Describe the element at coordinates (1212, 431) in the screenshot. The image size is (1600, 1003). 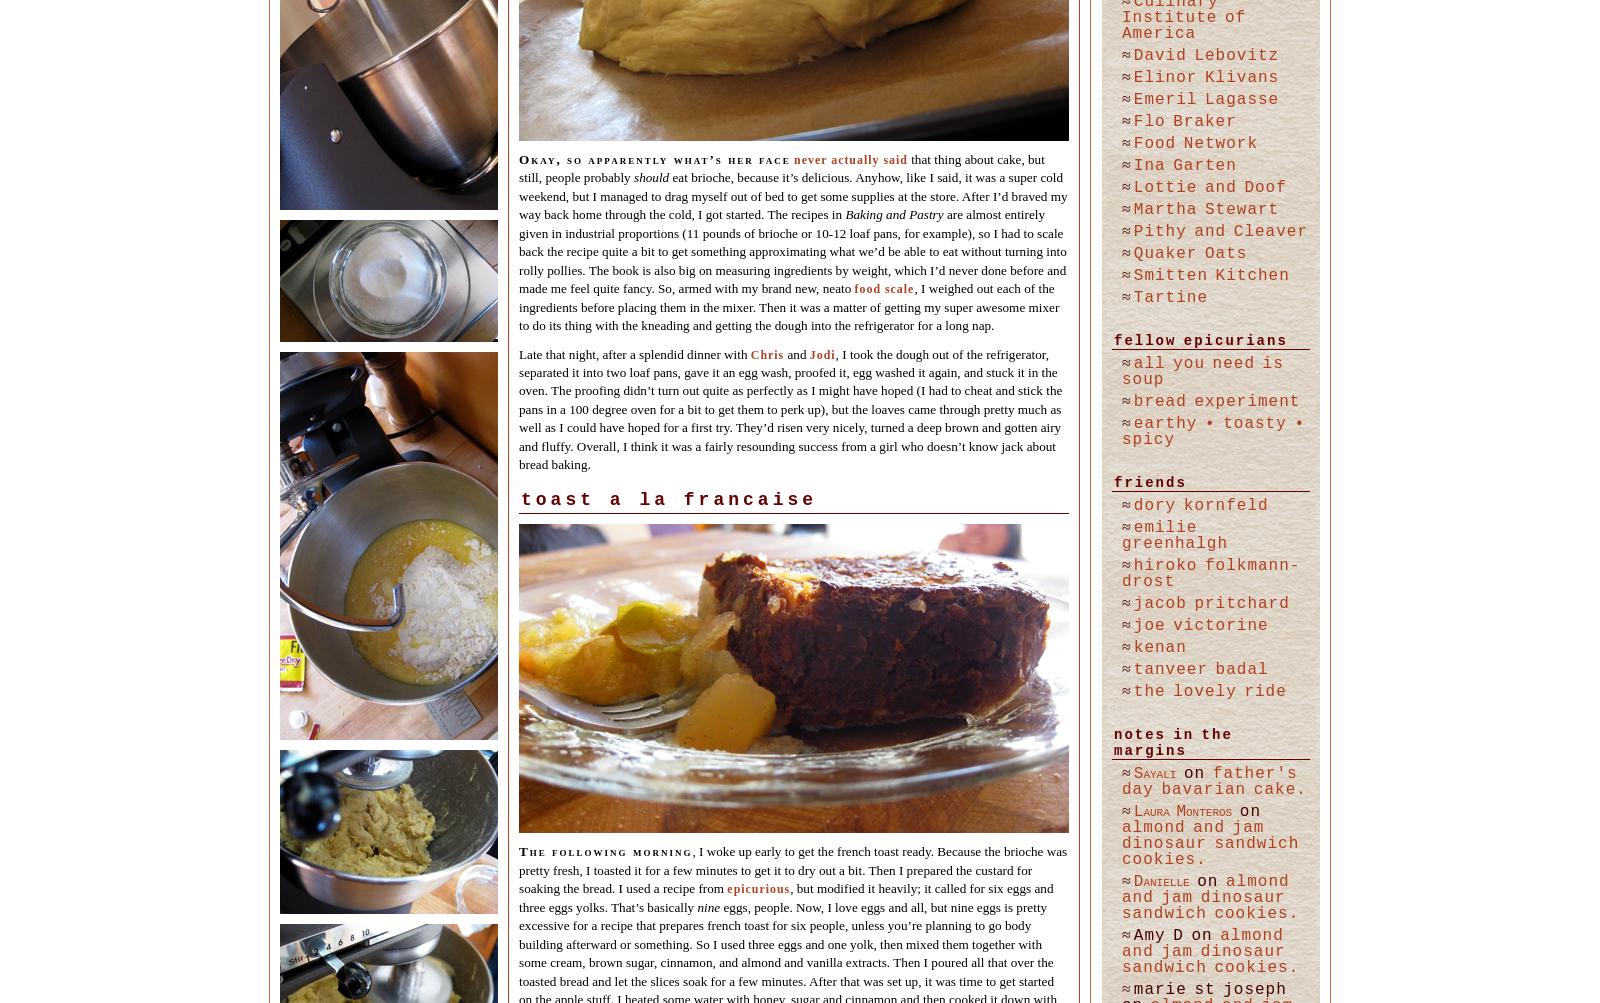
I see `'earthy • toasty • spicy'` at that location.